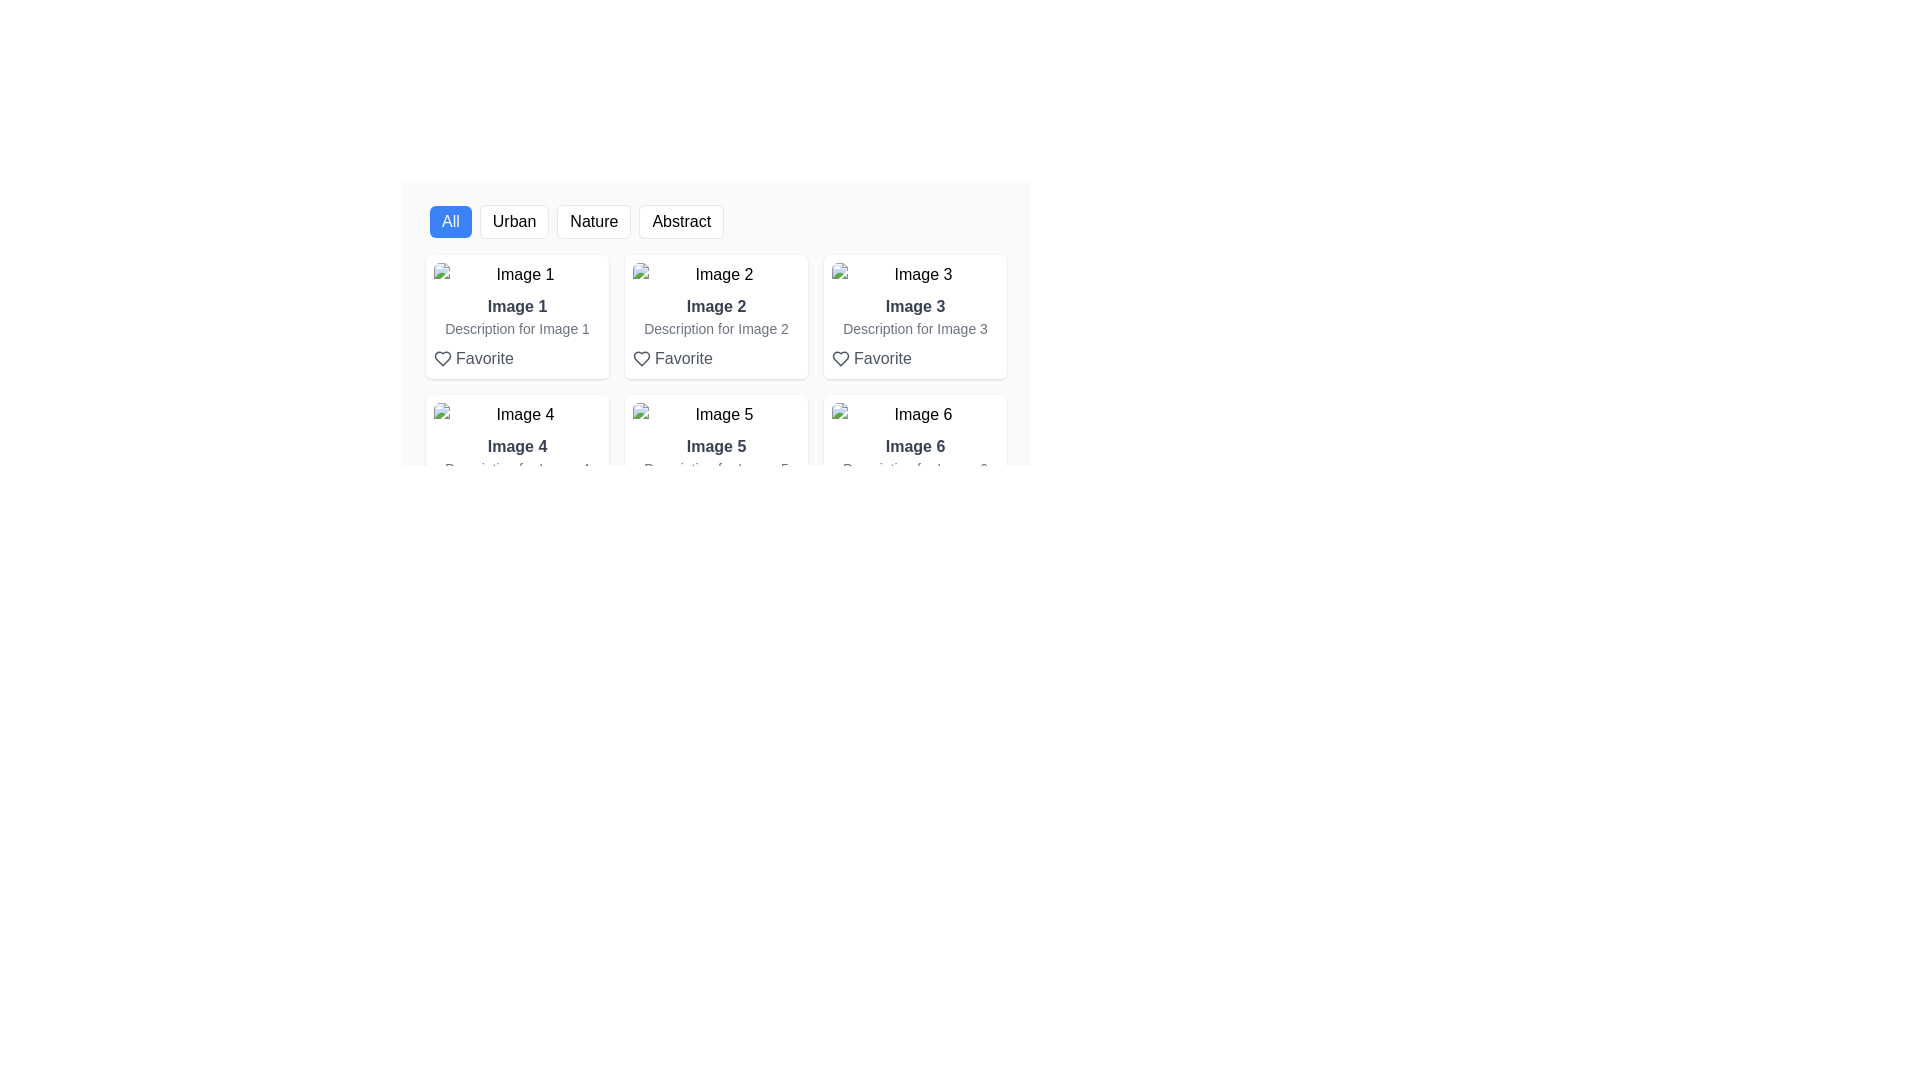  I want to click on the first image card in the gallery to focus on it, so click(517, 315).